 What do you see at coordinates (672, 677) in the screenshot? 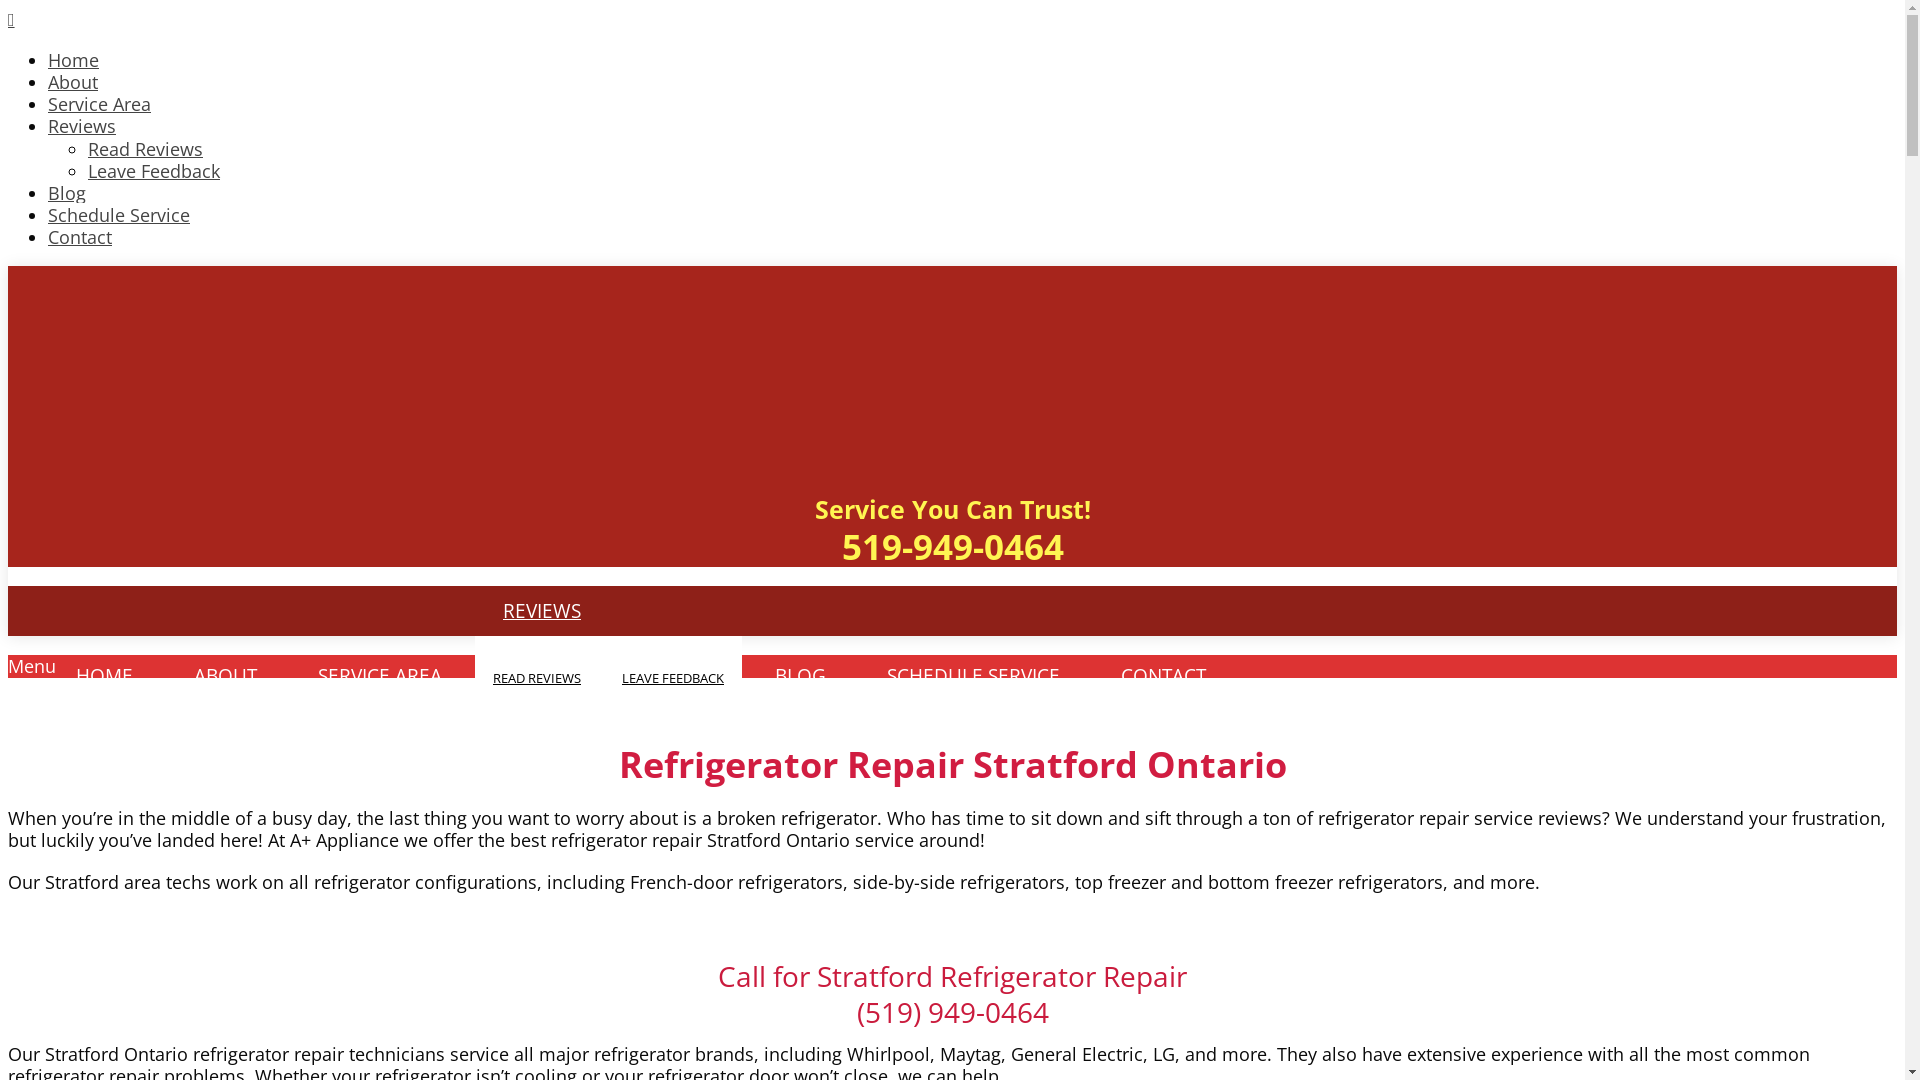
I see `'LEAVE FEEDBACK'` at bounding box center [672, 677].